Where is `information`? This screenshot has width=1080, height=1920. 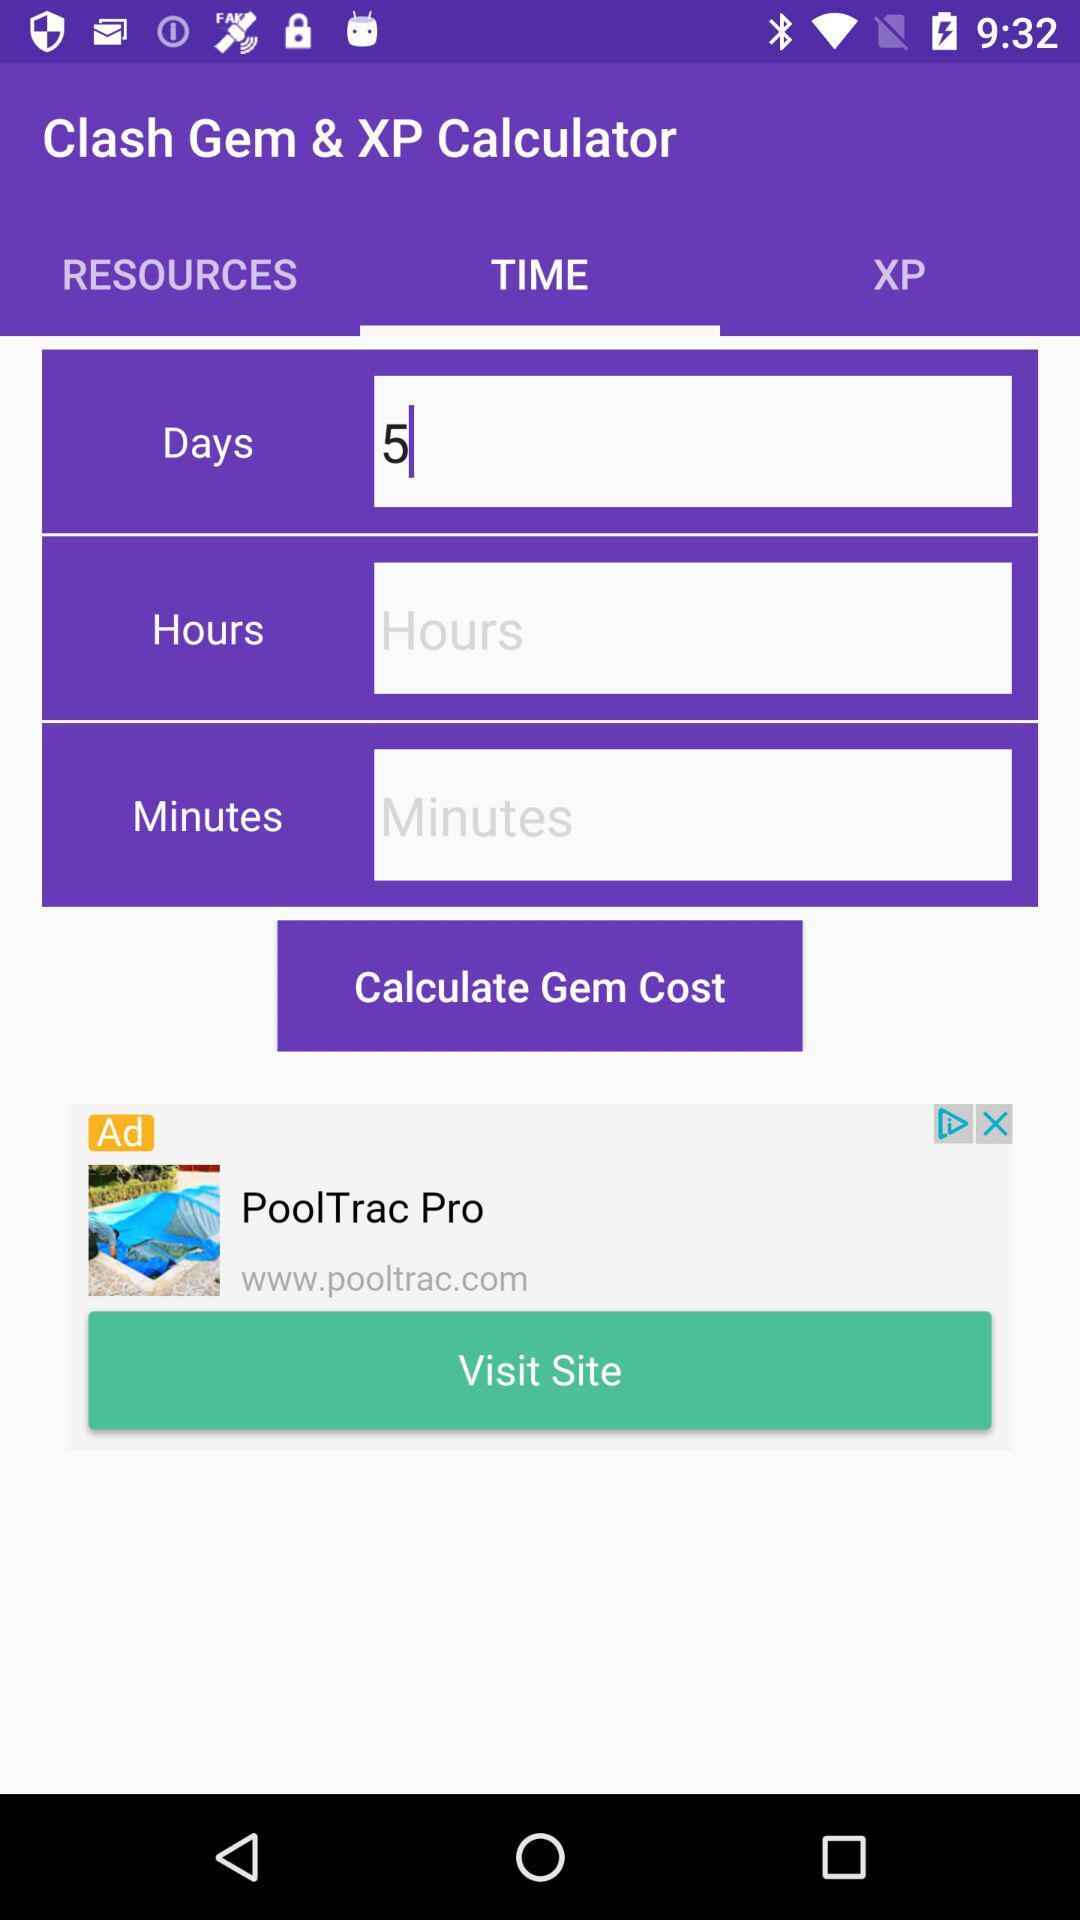 information is located at coordinates (692, 627).